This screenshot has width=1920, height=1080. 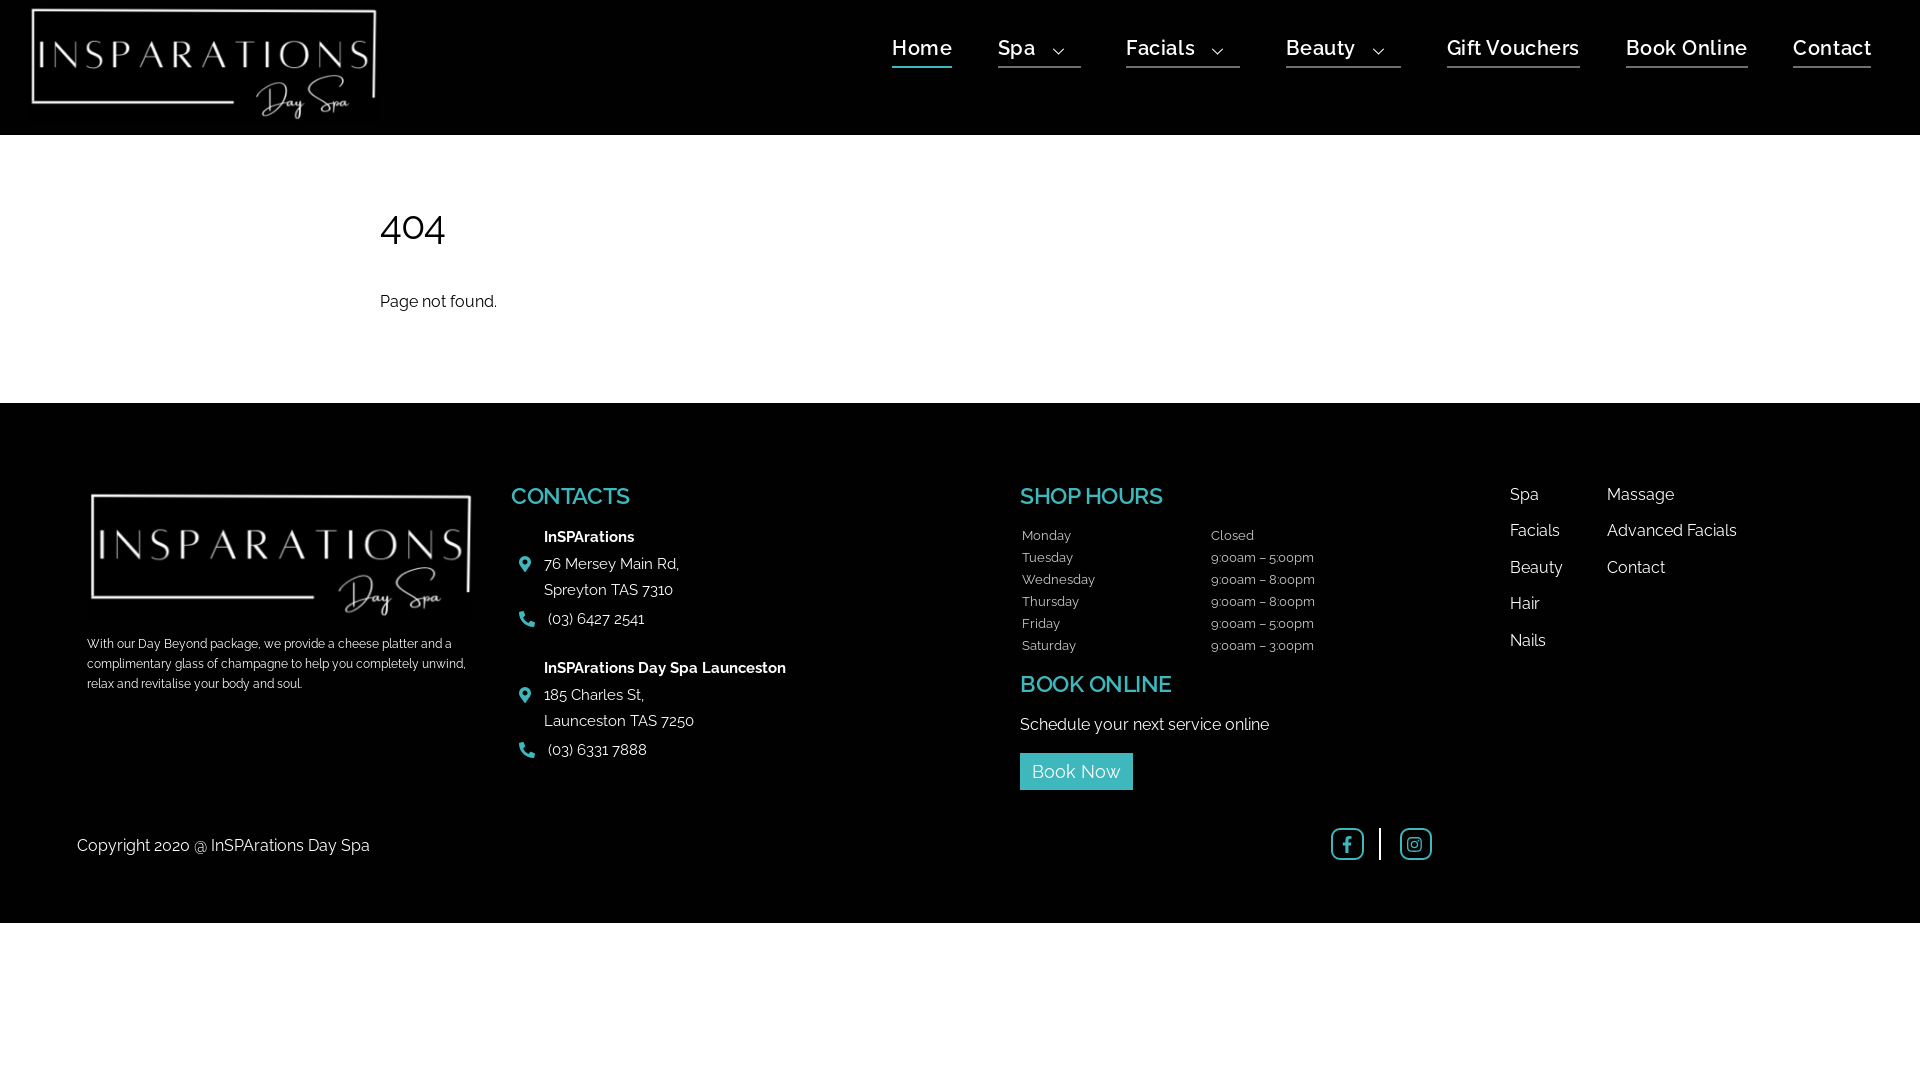 What do you see at coordinates (1626, 50) in the screenshot?
I see `'Book Online'` at bounding box center [1626, 50].